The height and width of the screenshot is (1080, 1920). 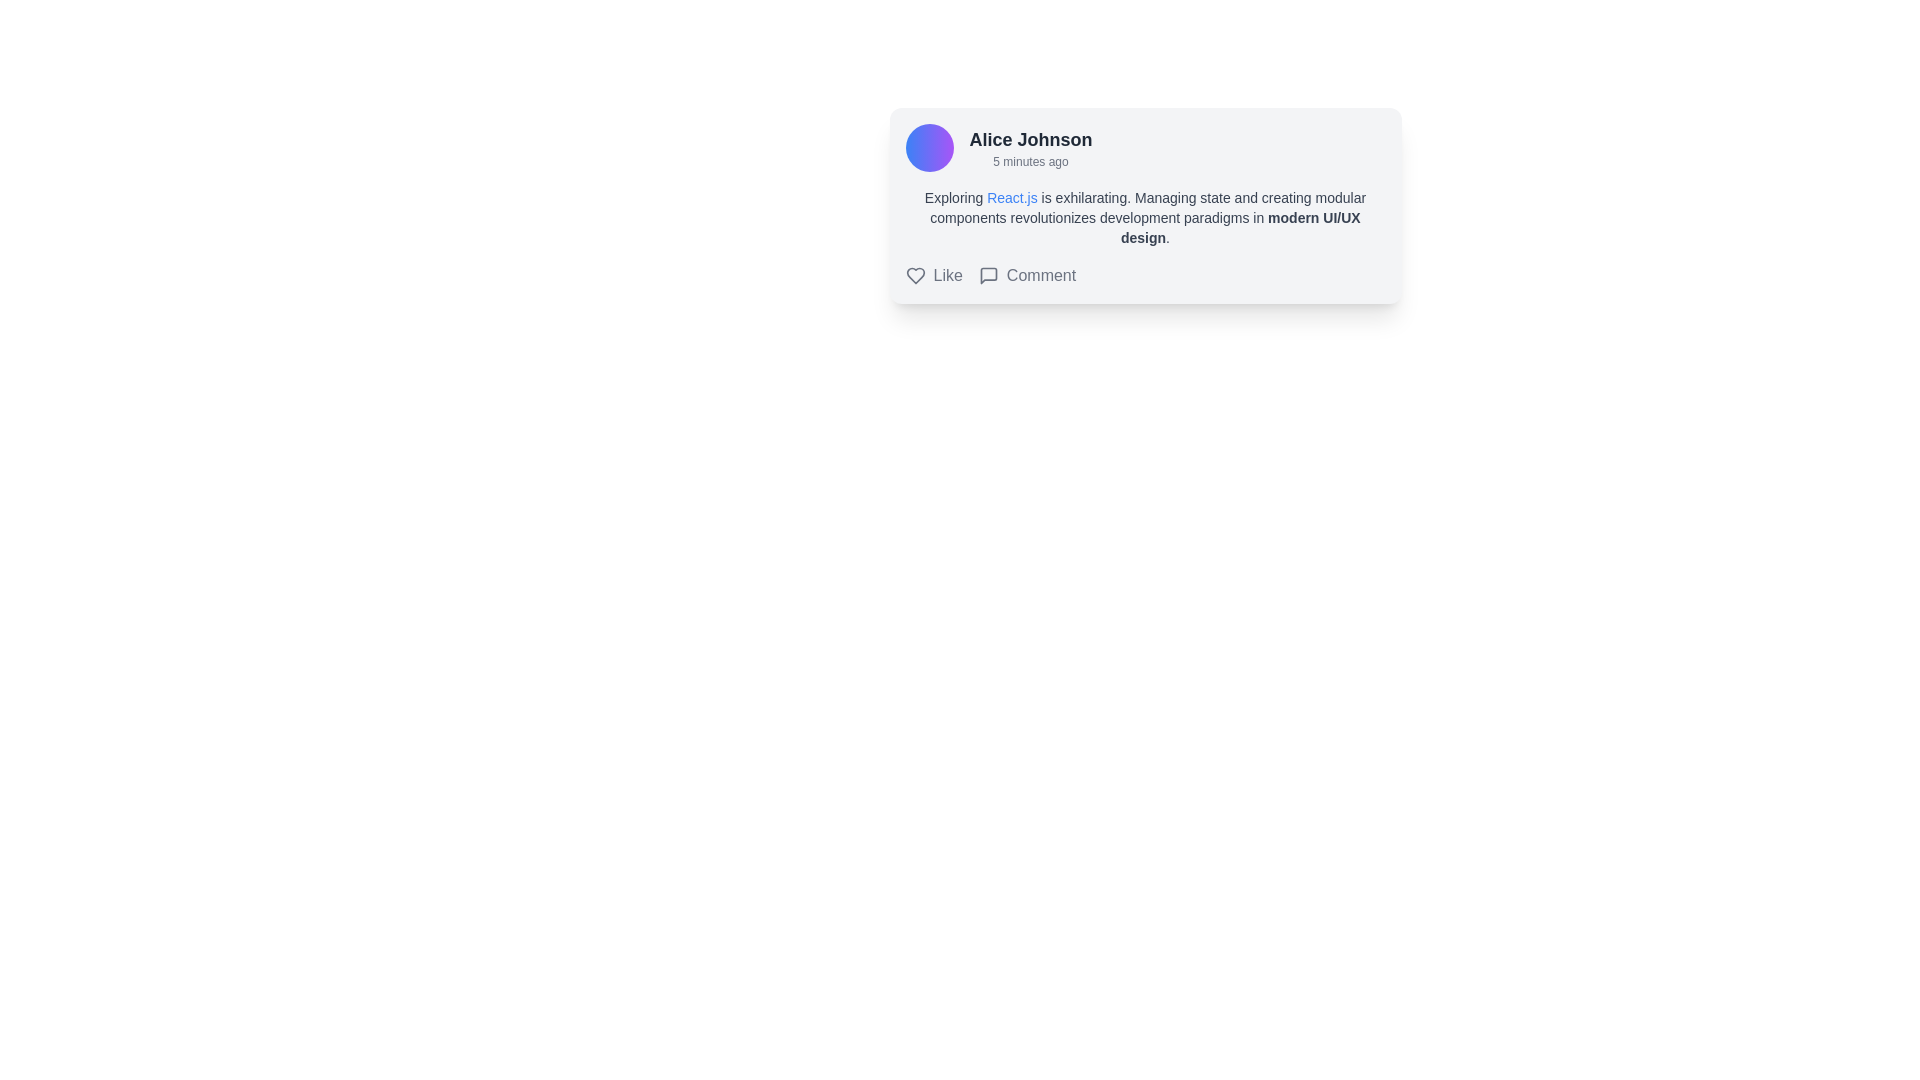 What do you see at coordinates (1031, 146) in the screenshot?
I see `username and timestamp displayed in bold and smaller font respectively, located on the left side of the card next to a circular avatar image` at bounding box center [1031, 146].